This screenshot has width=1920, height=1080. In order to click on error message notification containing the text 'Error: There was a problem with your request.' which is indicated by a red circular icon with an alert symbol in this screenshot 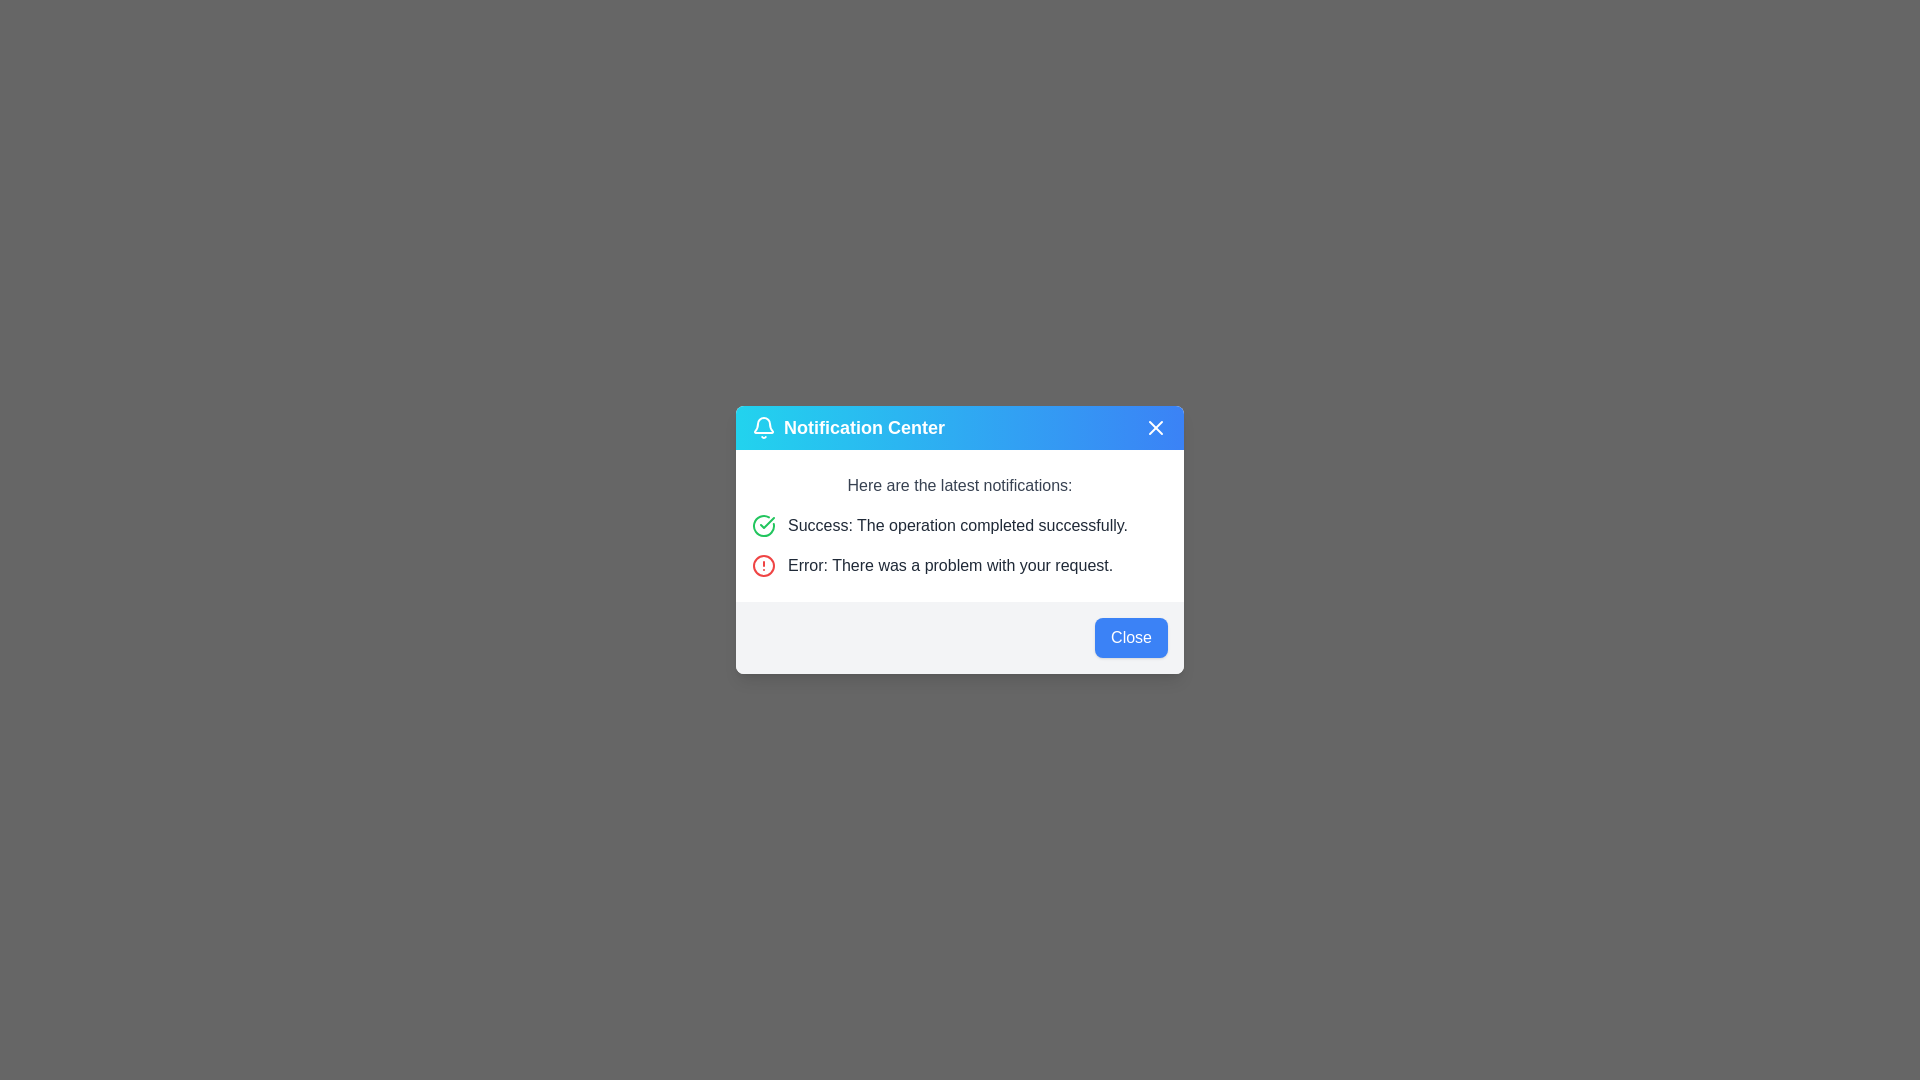, I will do `click(960, 566)`.